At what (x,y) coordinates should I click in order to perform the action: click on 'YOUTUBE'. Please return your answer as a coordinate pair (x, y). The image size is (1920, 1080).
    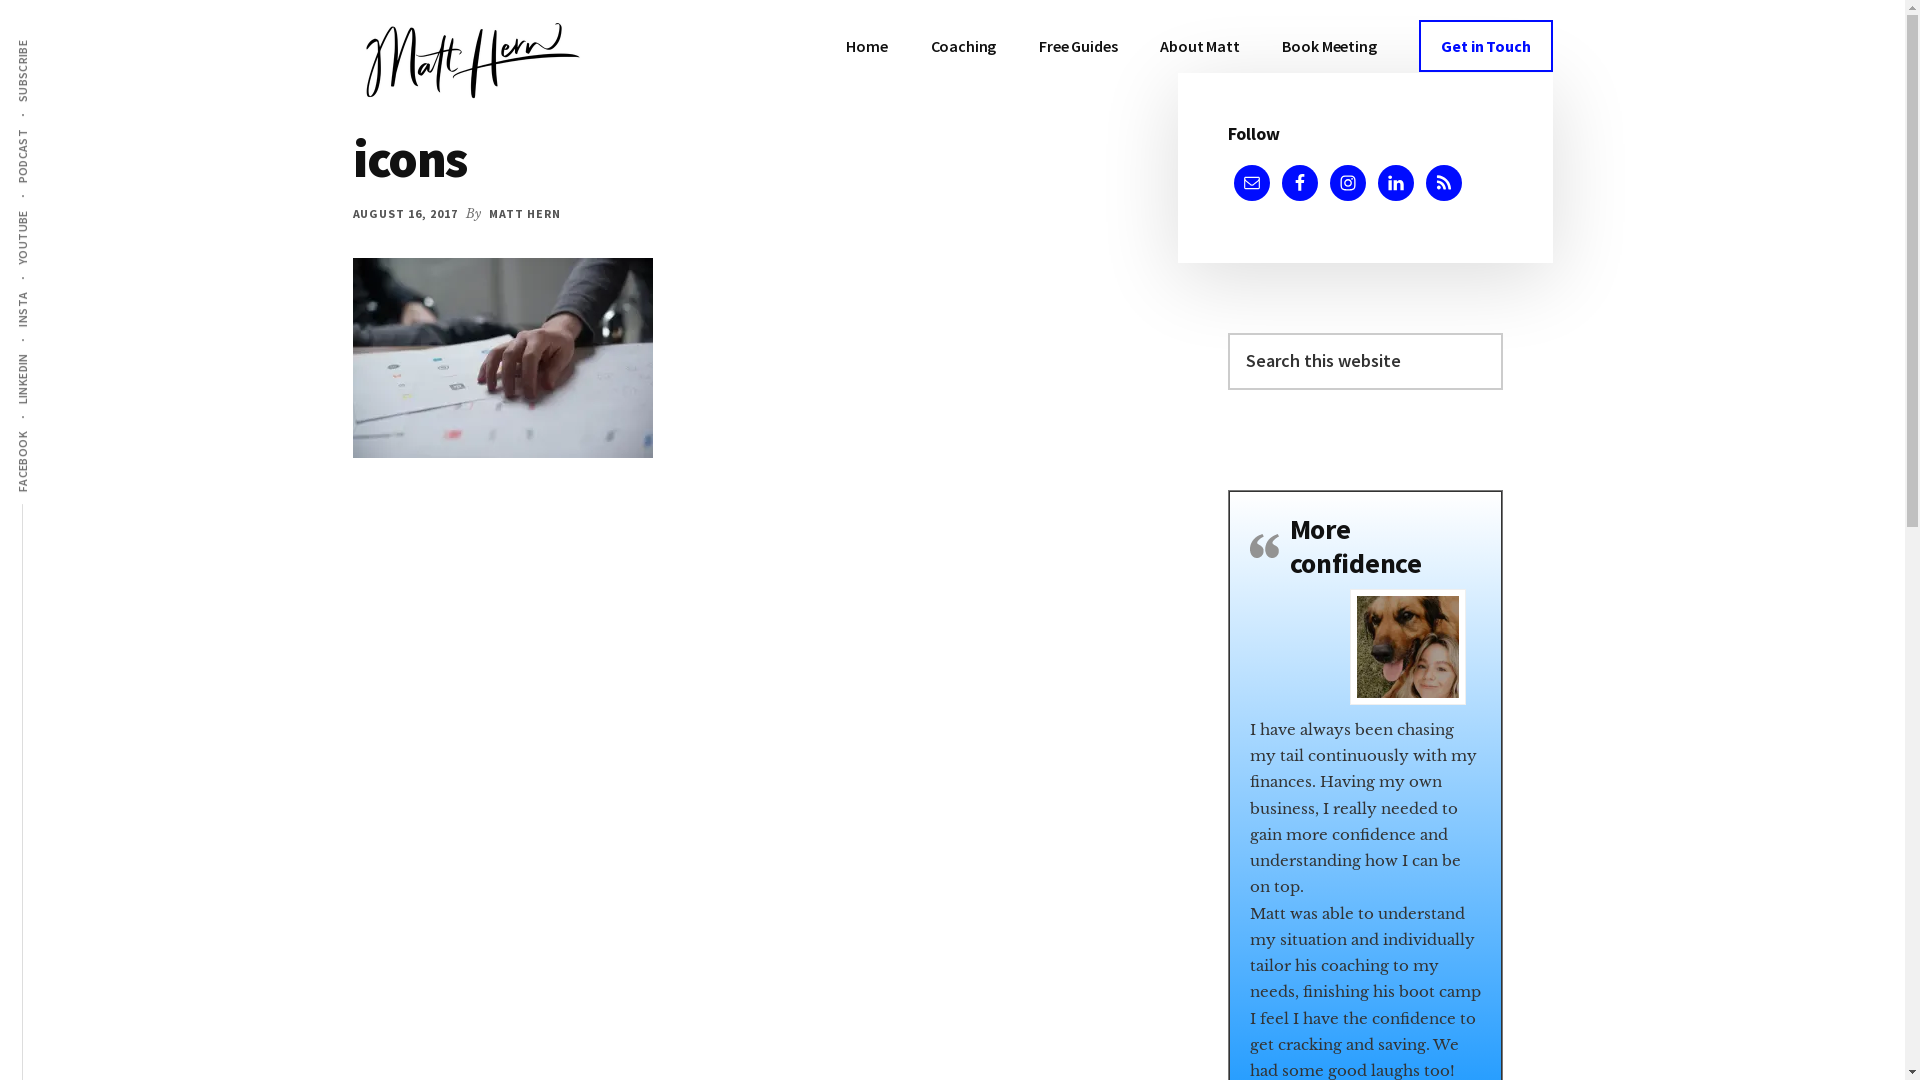
    Looking at the image, I should click on (51, 208).